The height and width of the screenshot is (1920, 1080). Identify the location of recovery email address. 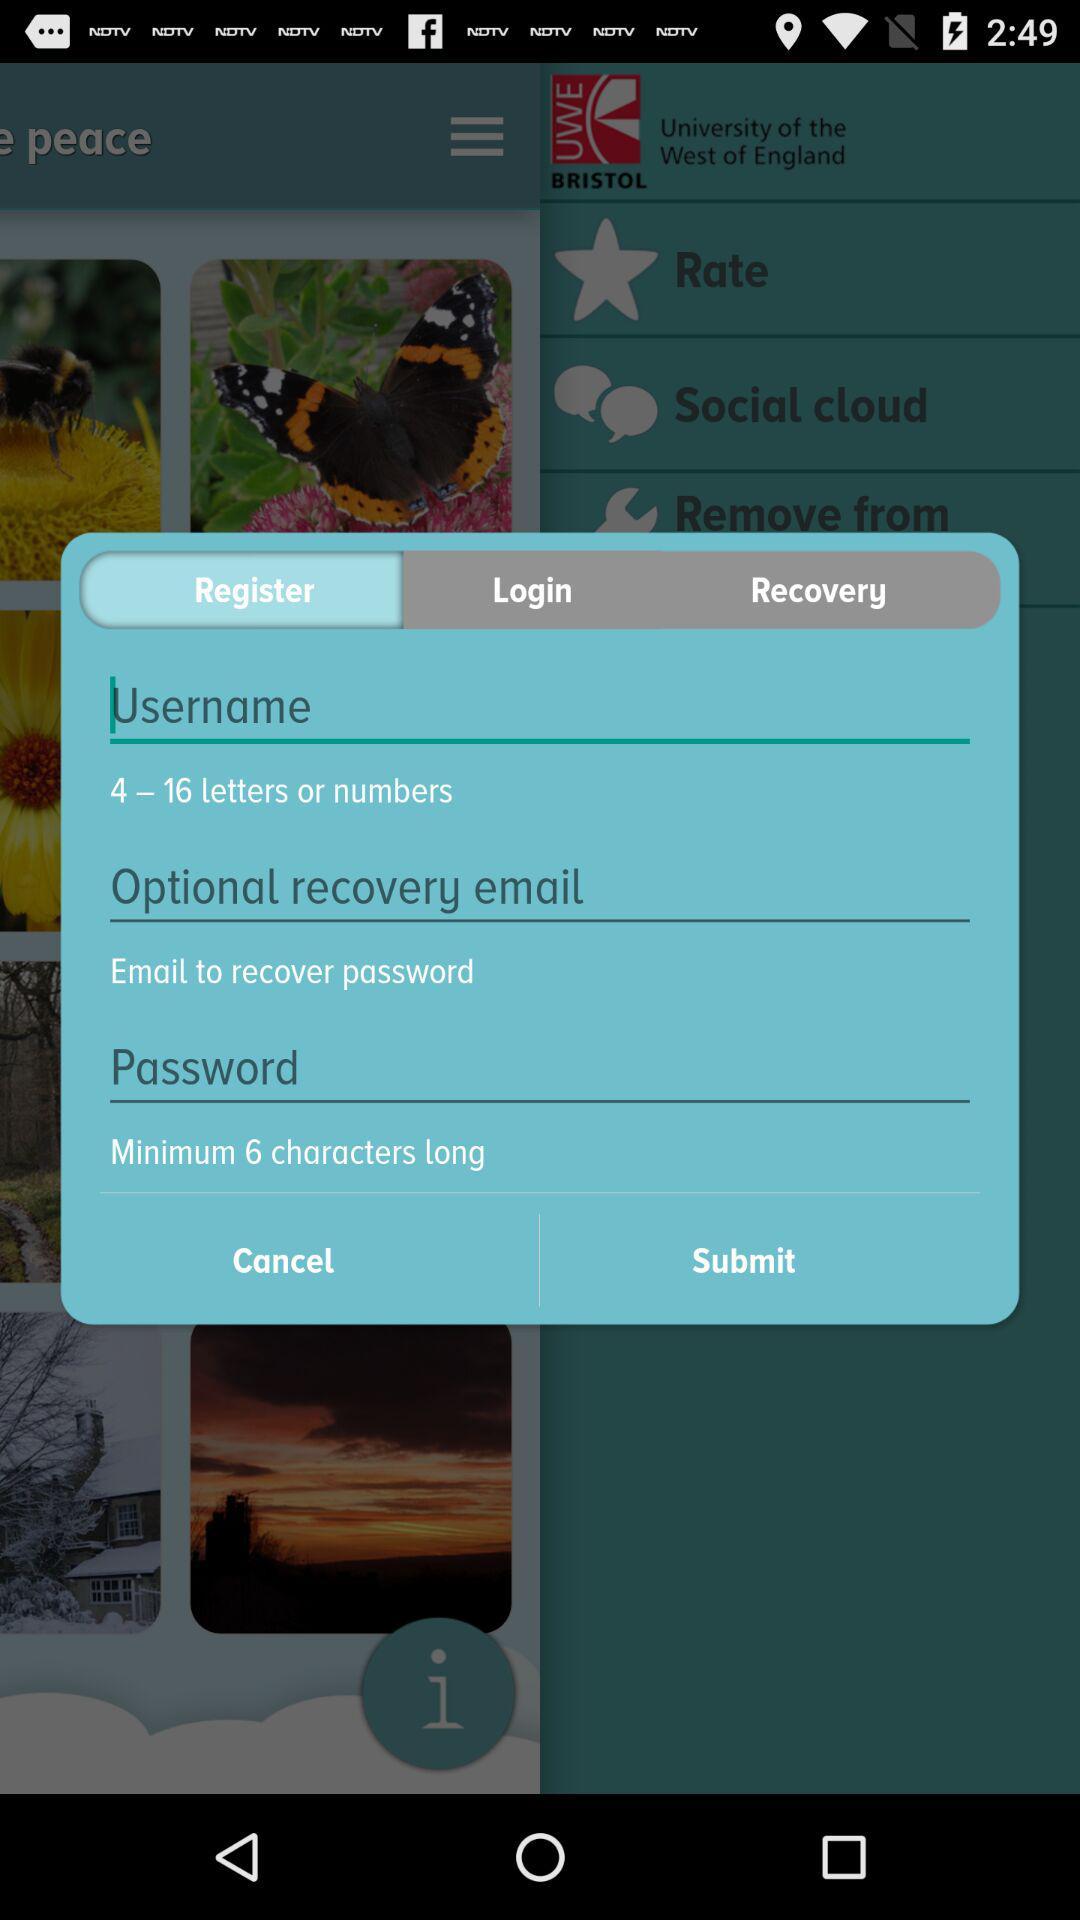
(540, 885).